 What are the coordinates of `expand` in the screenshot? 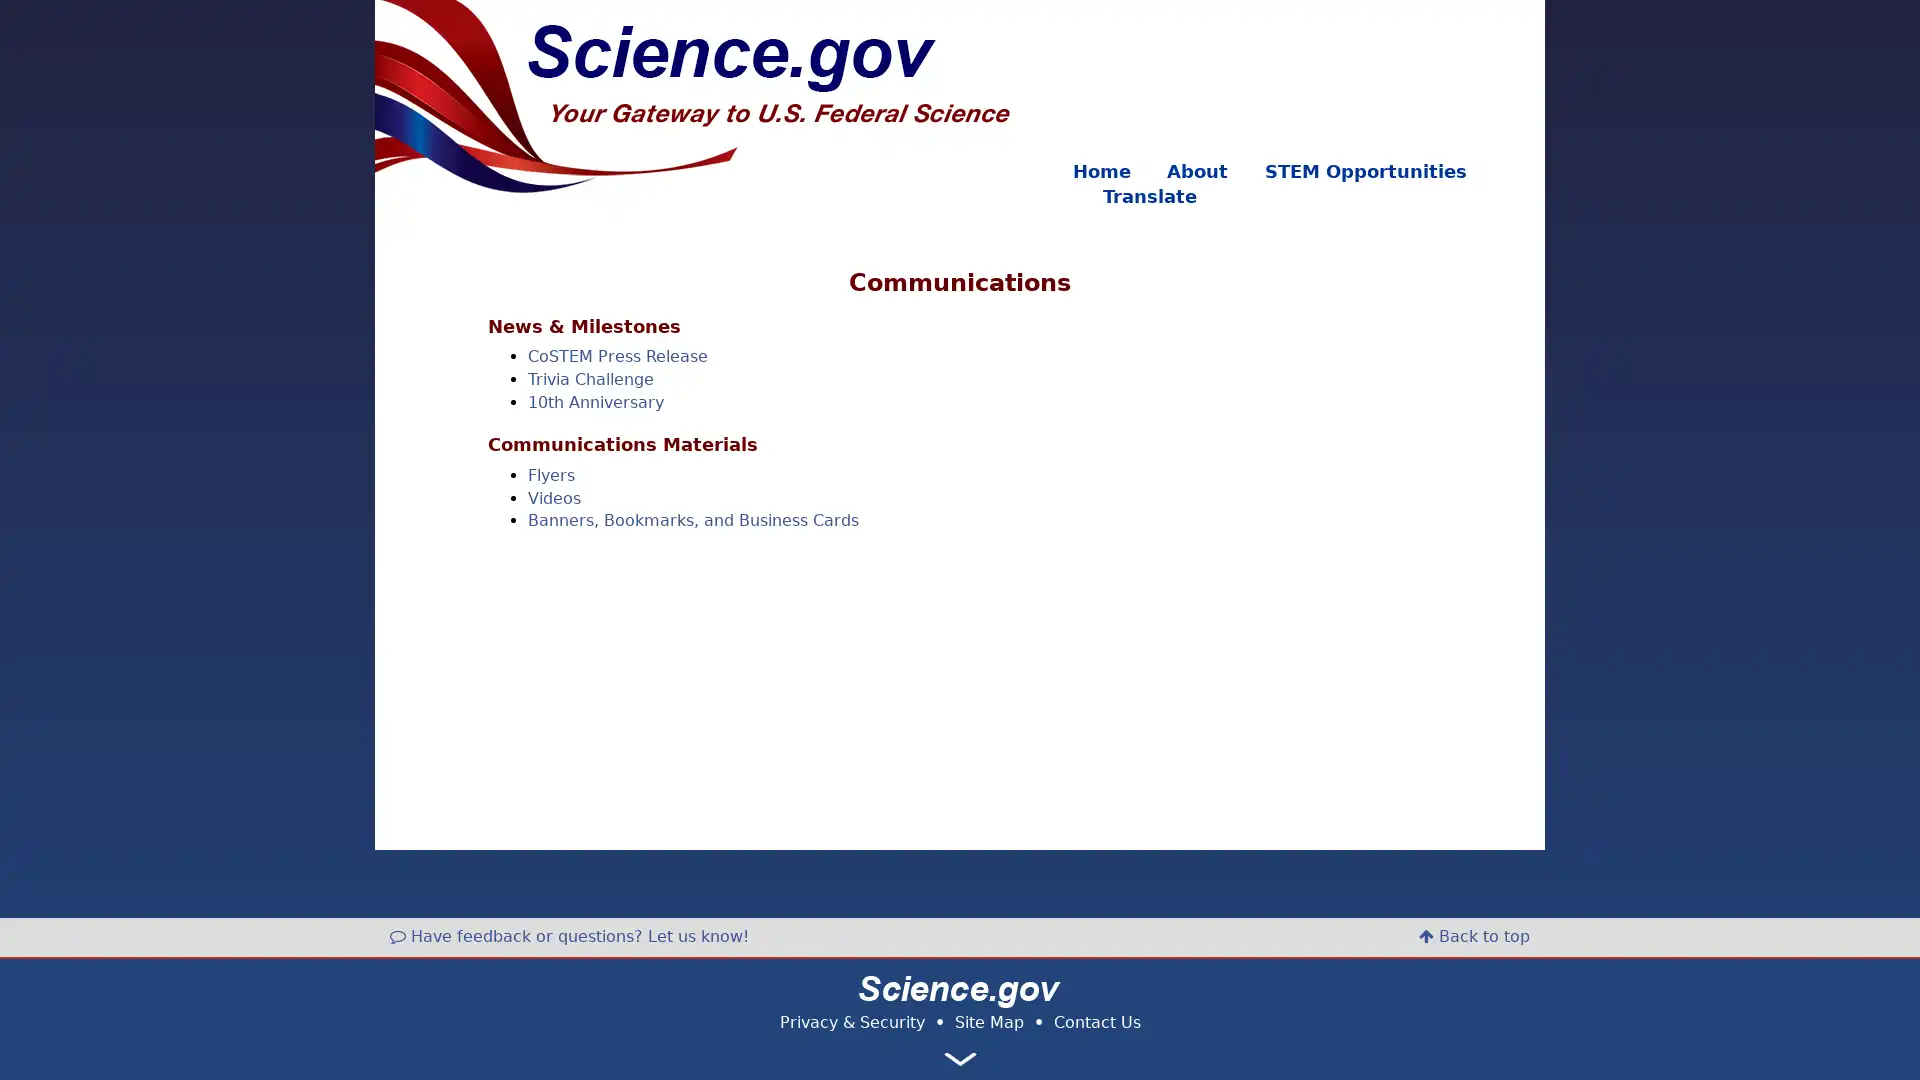 It's located at (960, 1058).